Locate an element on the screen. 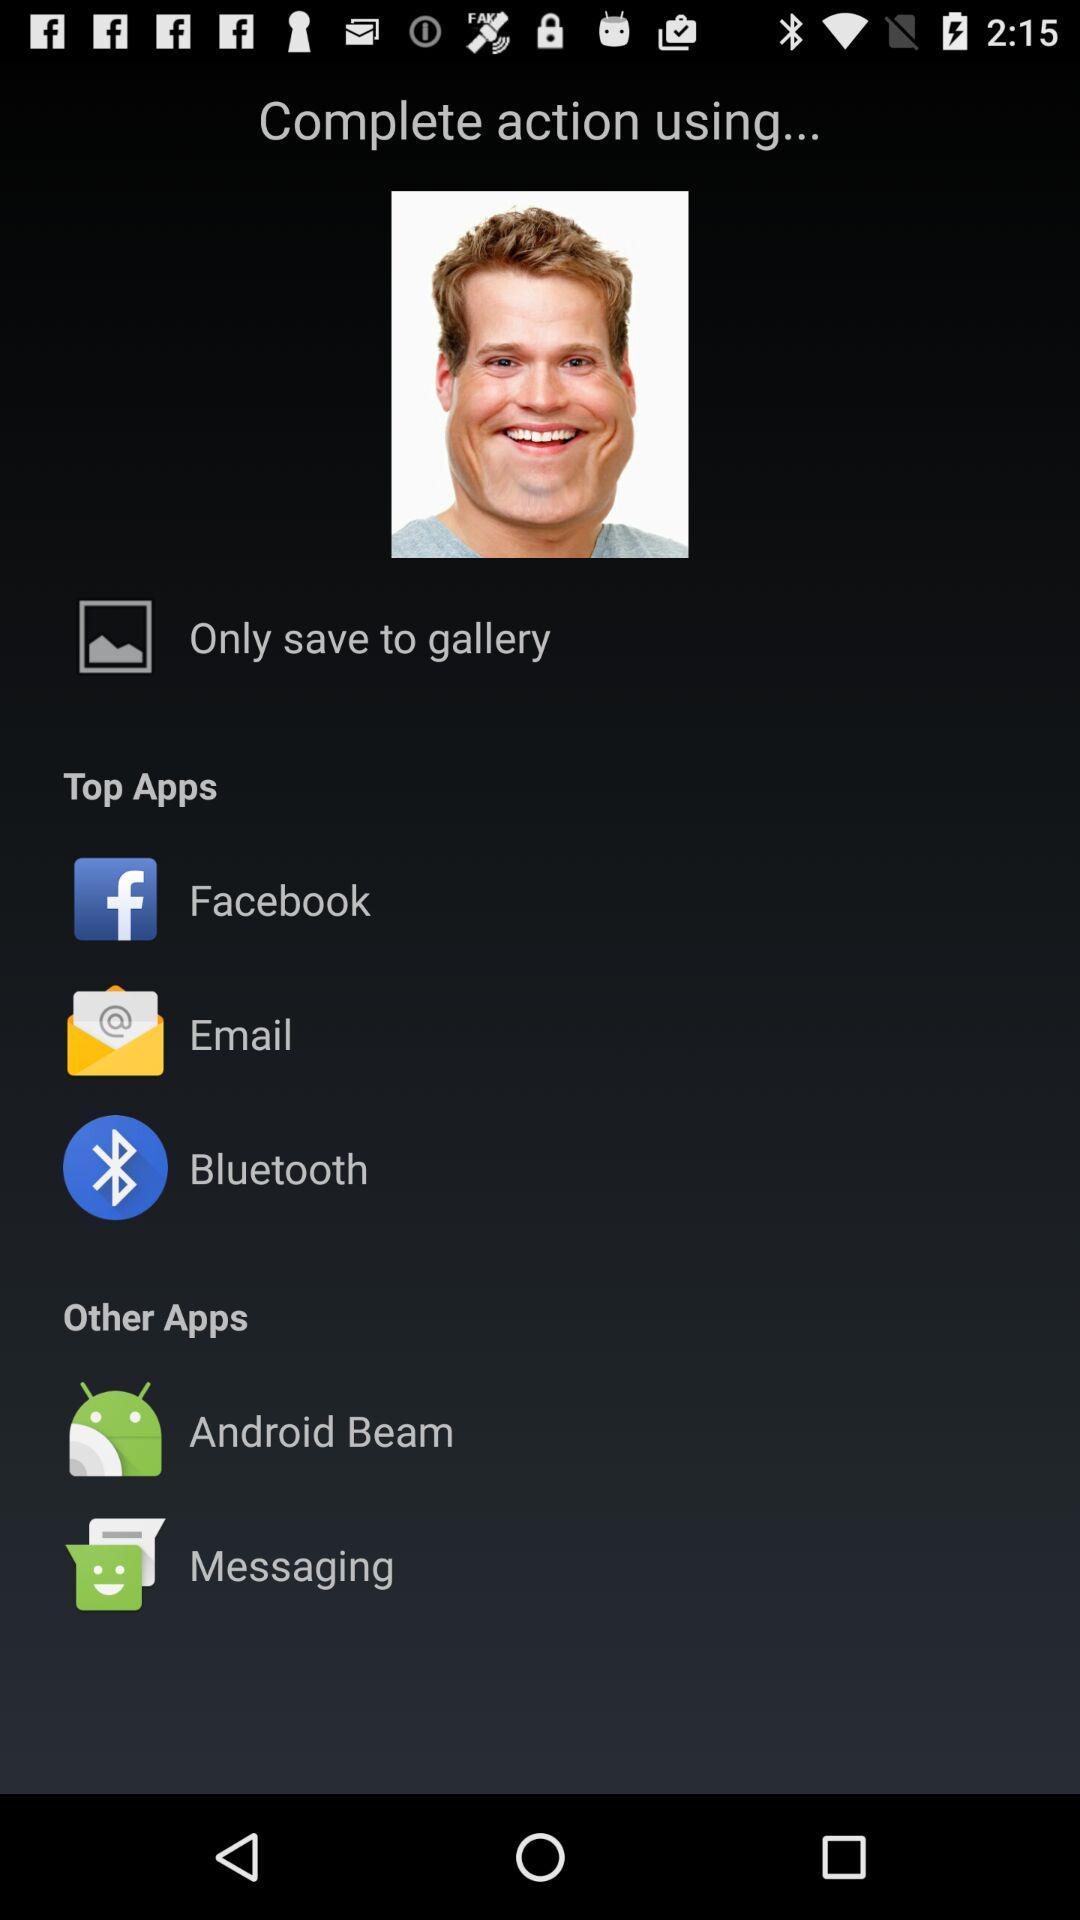  the facebook app is located at coordinates (279, 898).